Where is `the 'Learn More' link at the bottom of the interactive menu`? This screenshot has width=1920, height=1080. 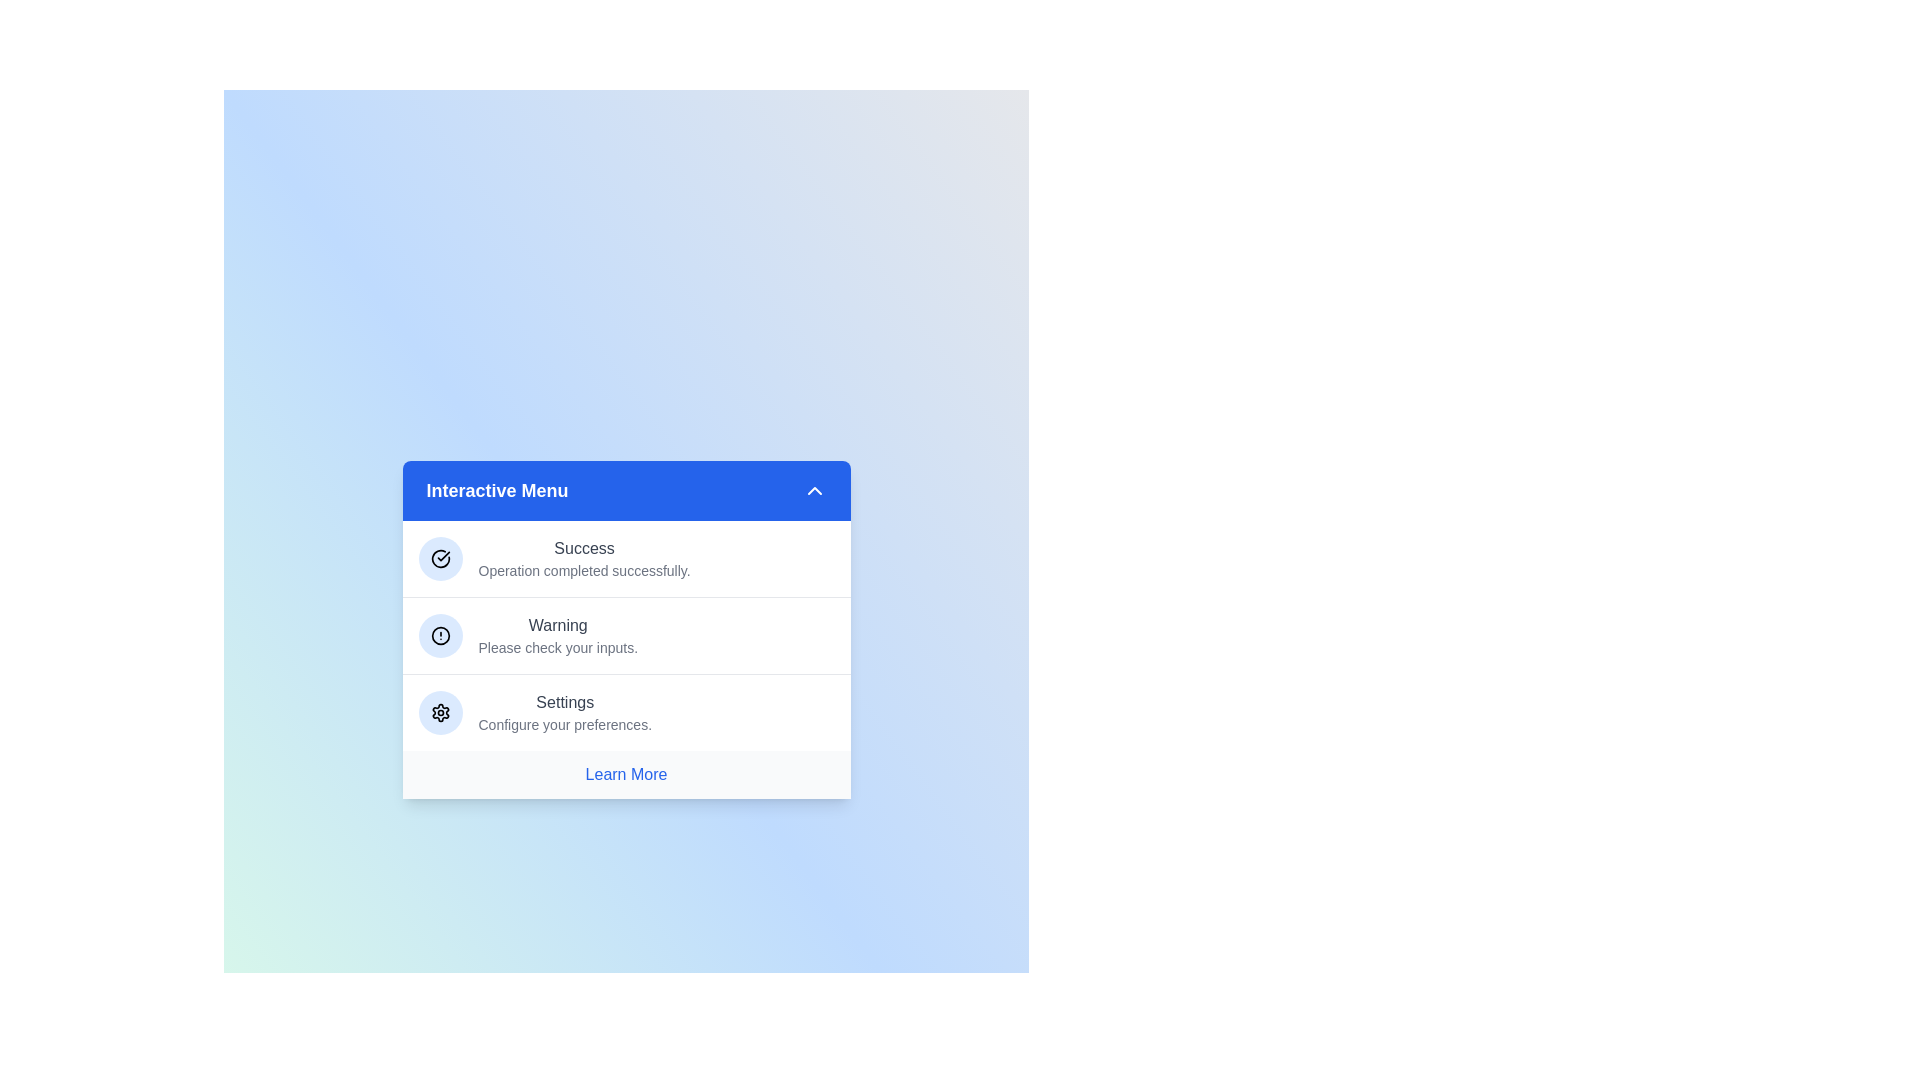
the 'Learn More' link at the bottom of the interactive menu is located at coordinates (625, 774).